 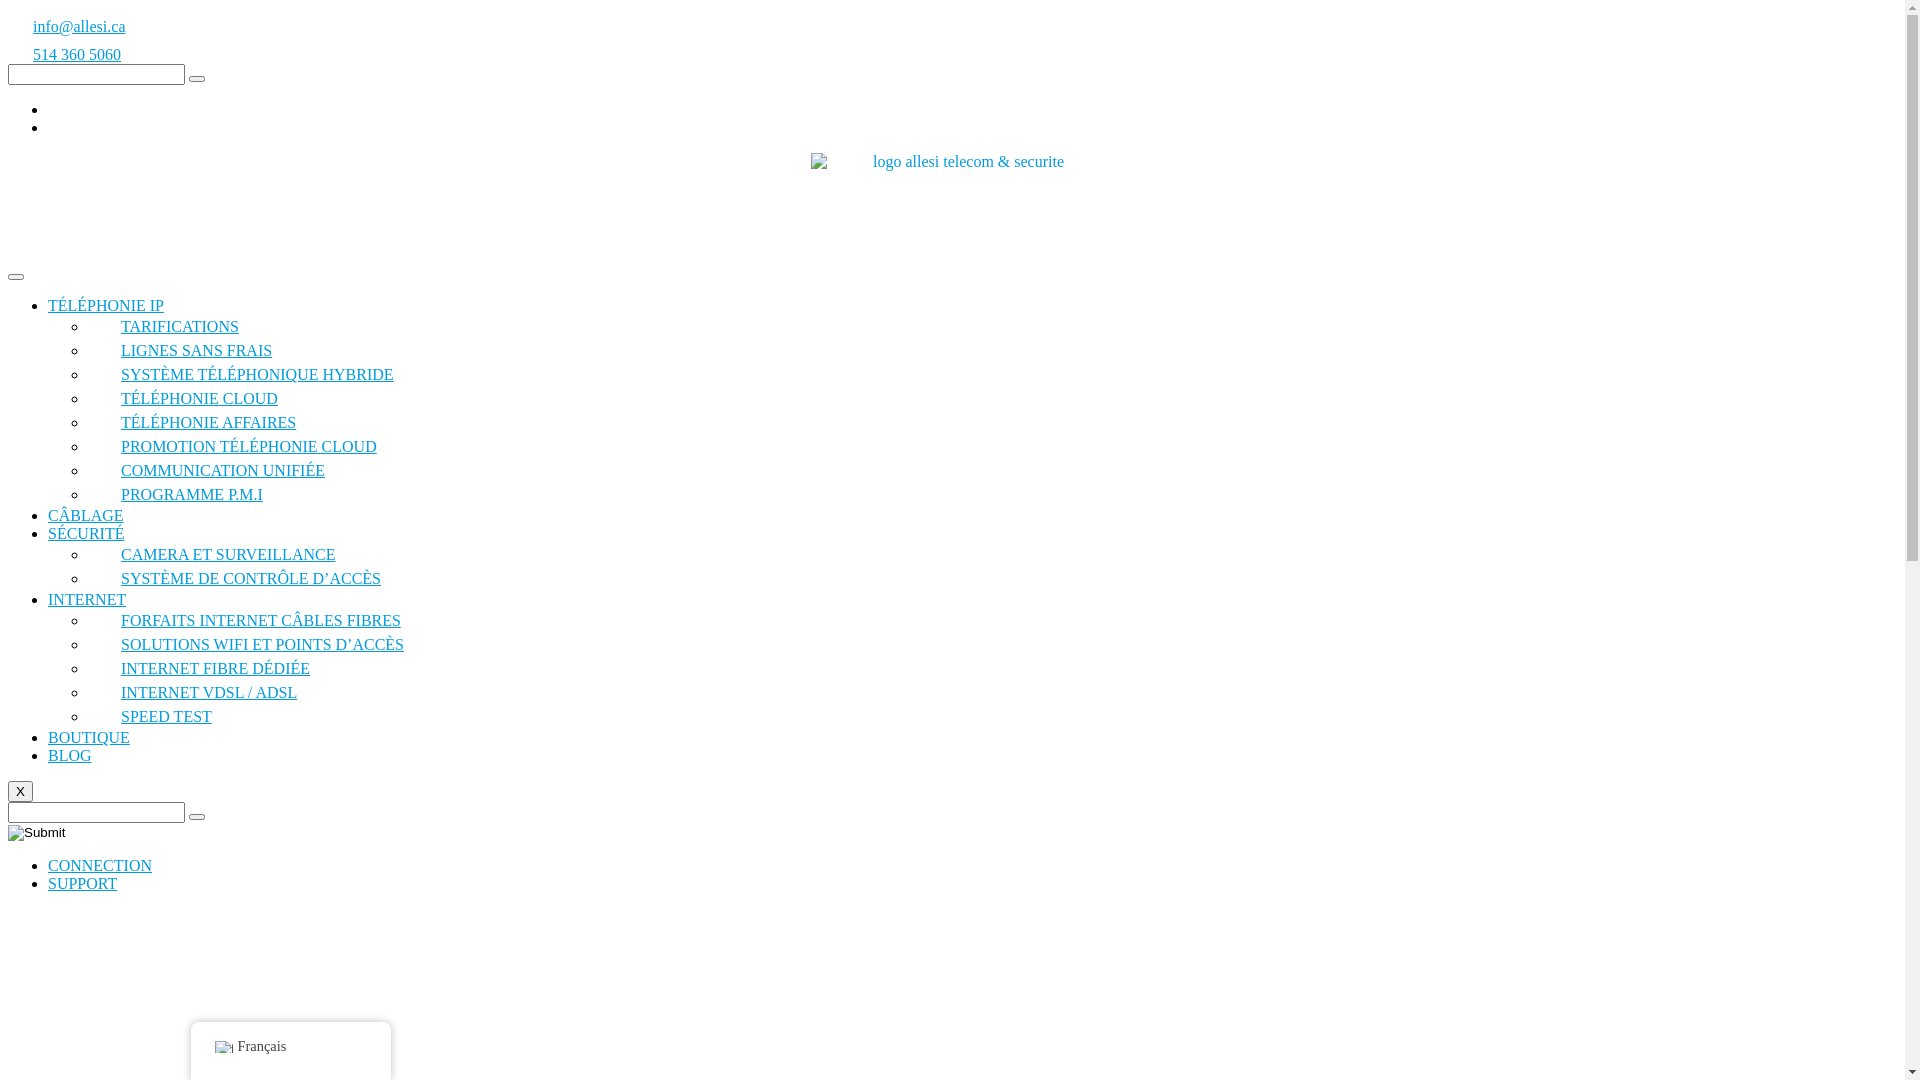 What do you see at coordinates (201, 493) in the screenshot?
I see `'PROGRAMME P.M.I'` at bounding box center [201, 493].